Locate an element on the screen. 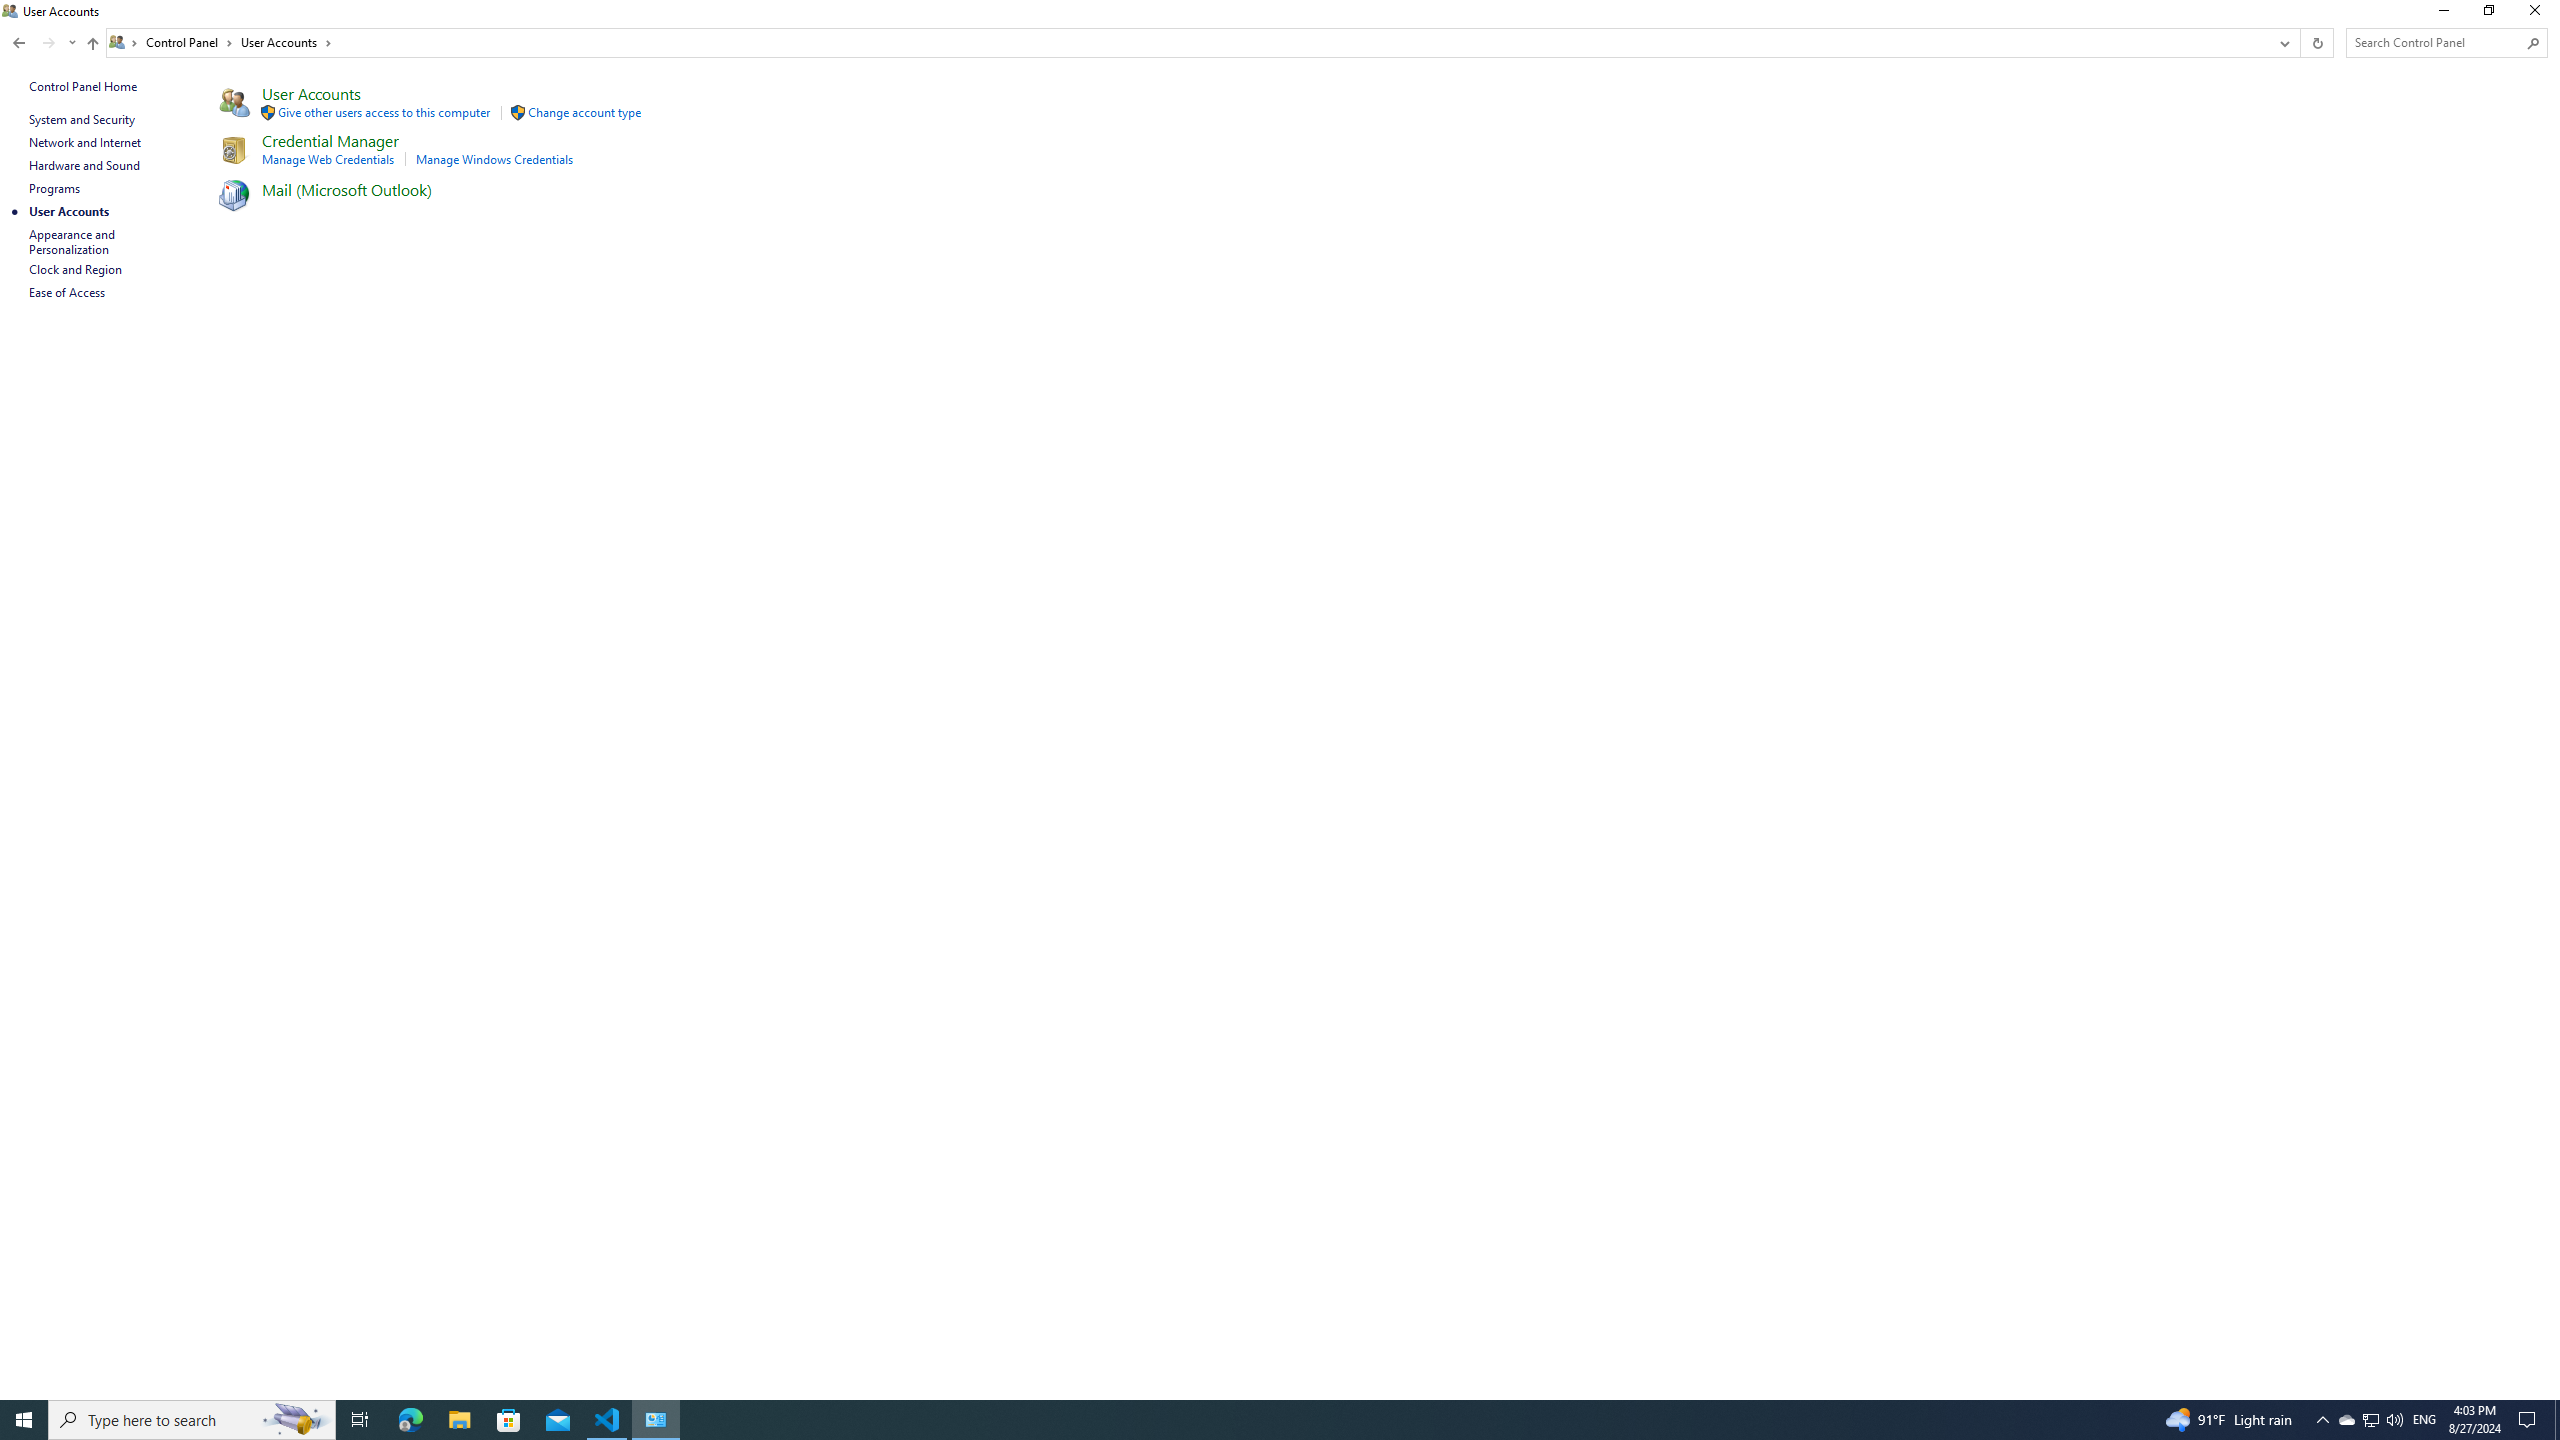 The image size is (2560, 1440). 'Restore' is located at coordinates (2487, 15).